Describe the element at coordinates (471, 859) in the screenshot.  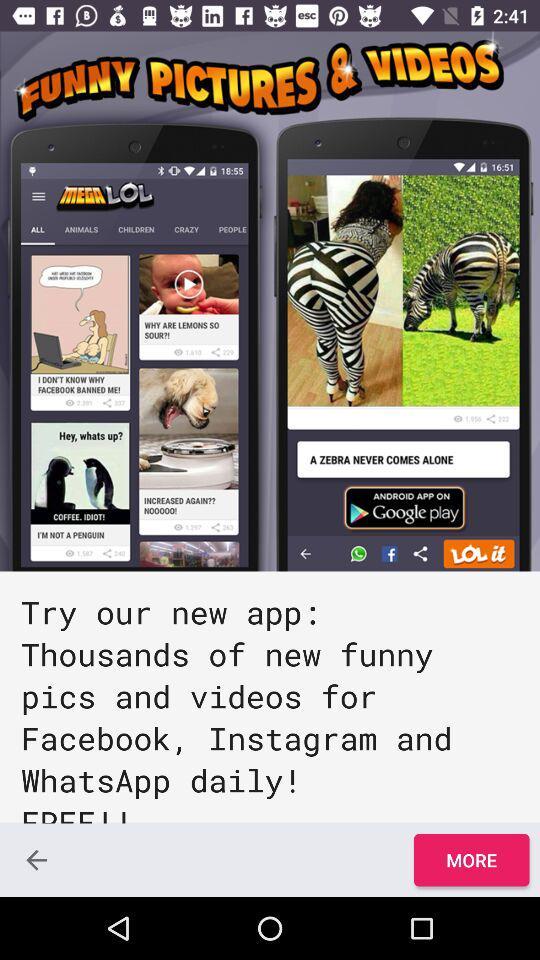
I see `the item at the bottom right corner` at that location.